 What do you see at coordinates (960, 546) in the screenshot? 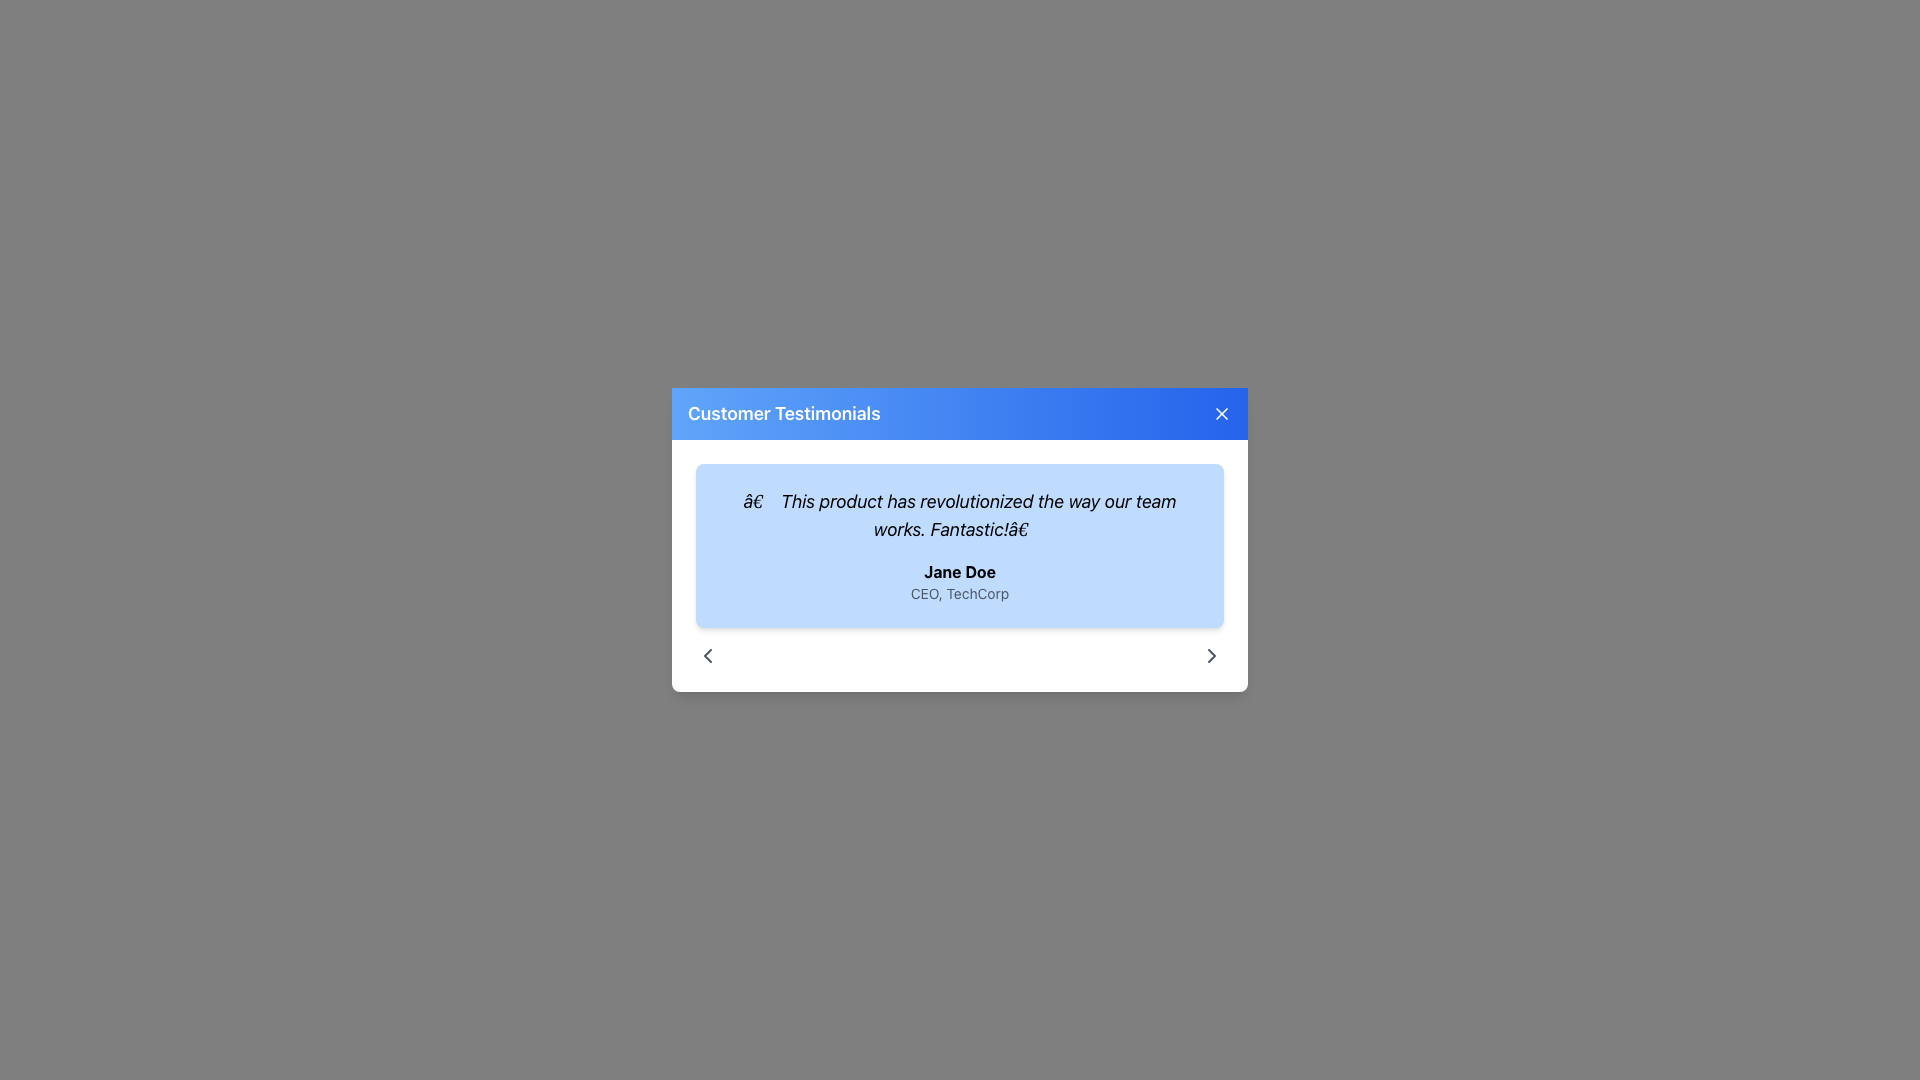
I see `the customer testimonial informational card displayed in the 'Customer Testimonials' modal window` at bounding box center [960, 546].